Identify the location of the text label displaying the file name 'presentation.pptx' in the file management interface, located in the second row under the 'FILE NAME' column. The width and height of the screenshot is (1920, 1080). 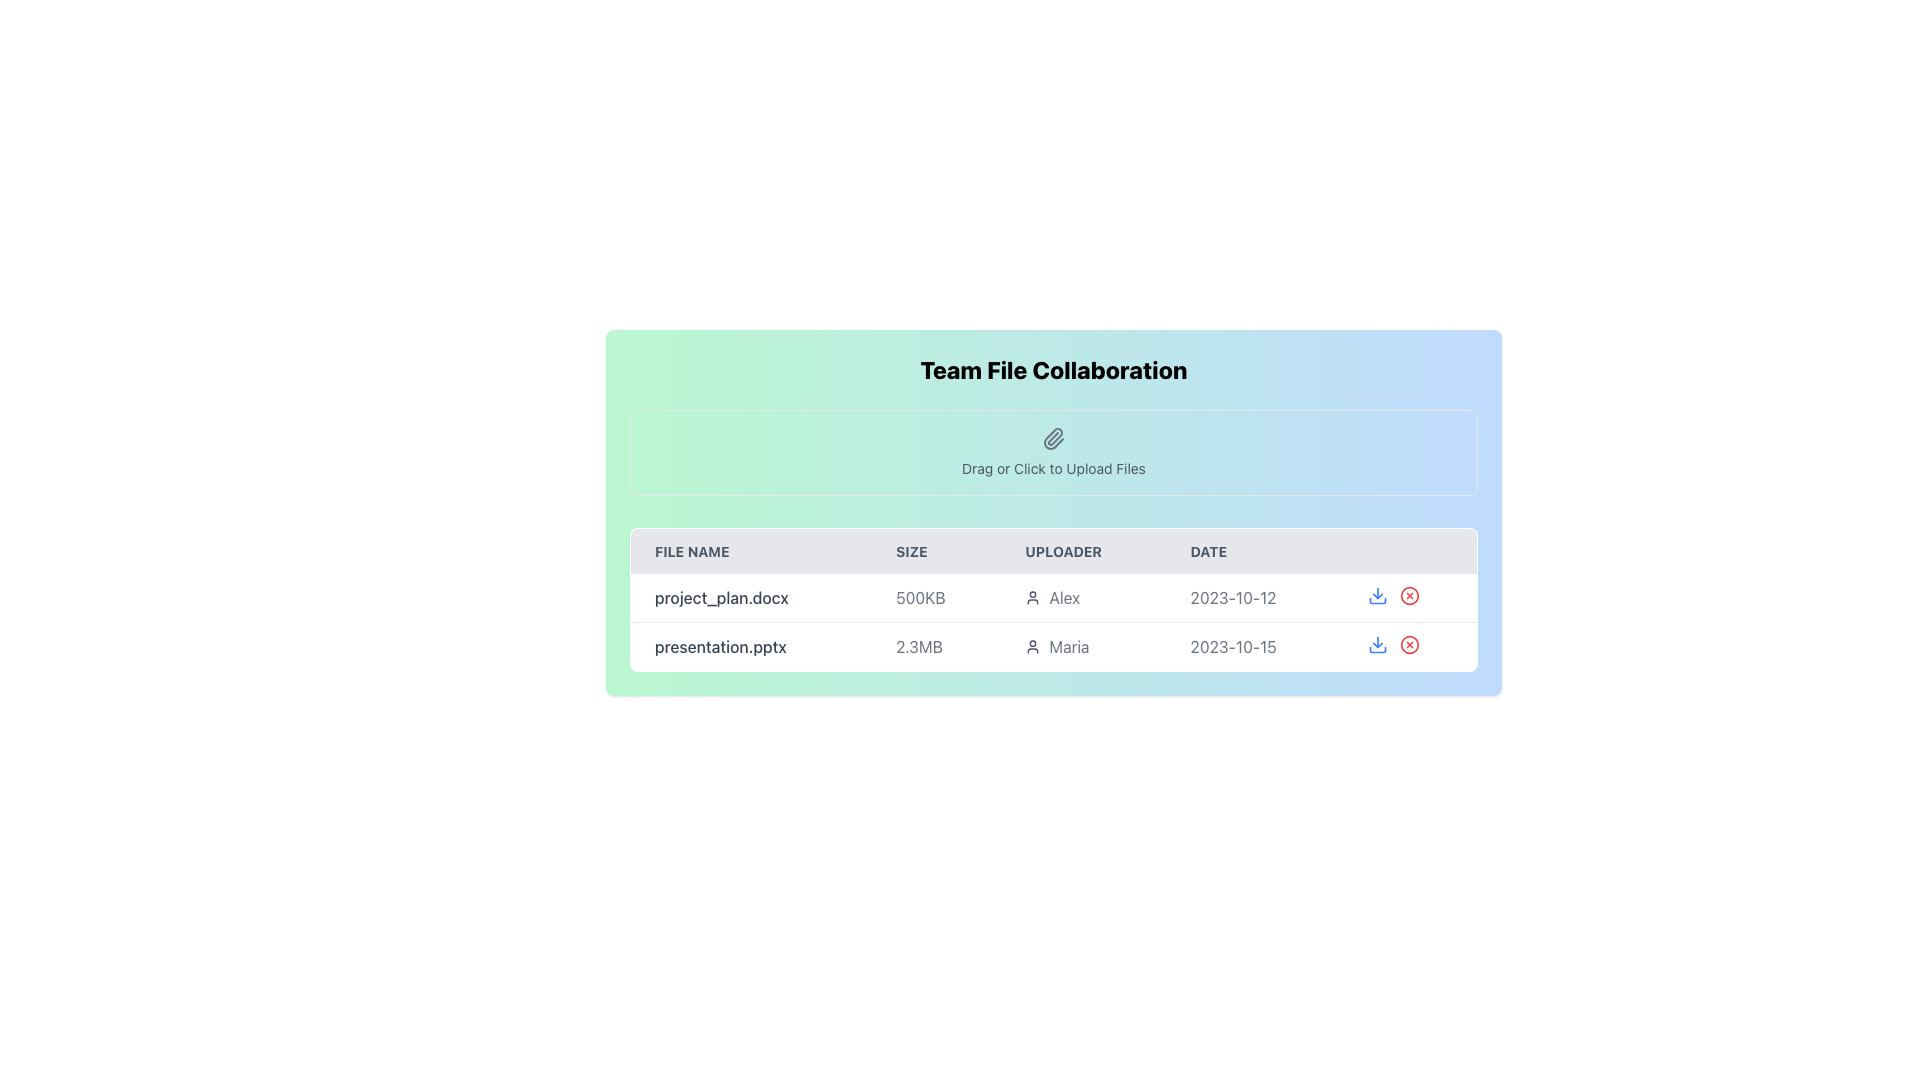
(750, 647).